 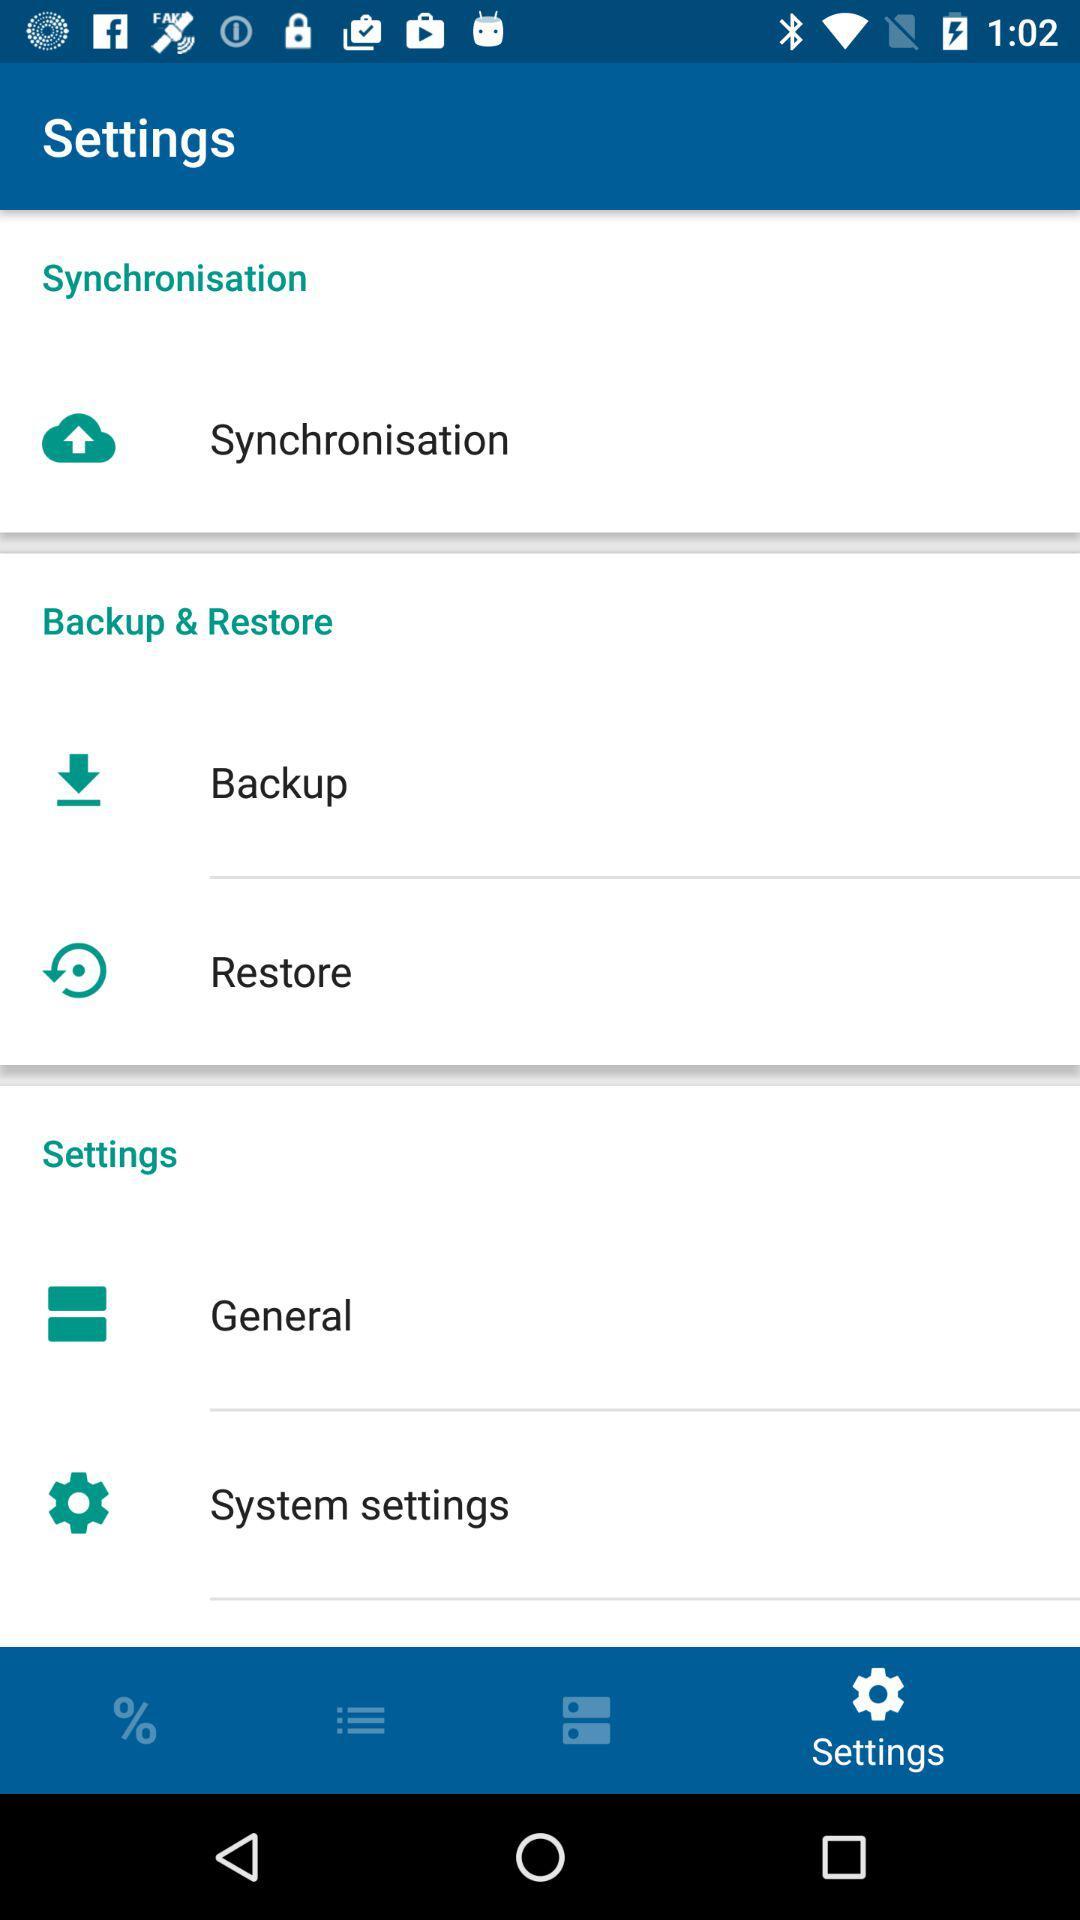 I want to click on general icon, so click(x=540, y=1314).